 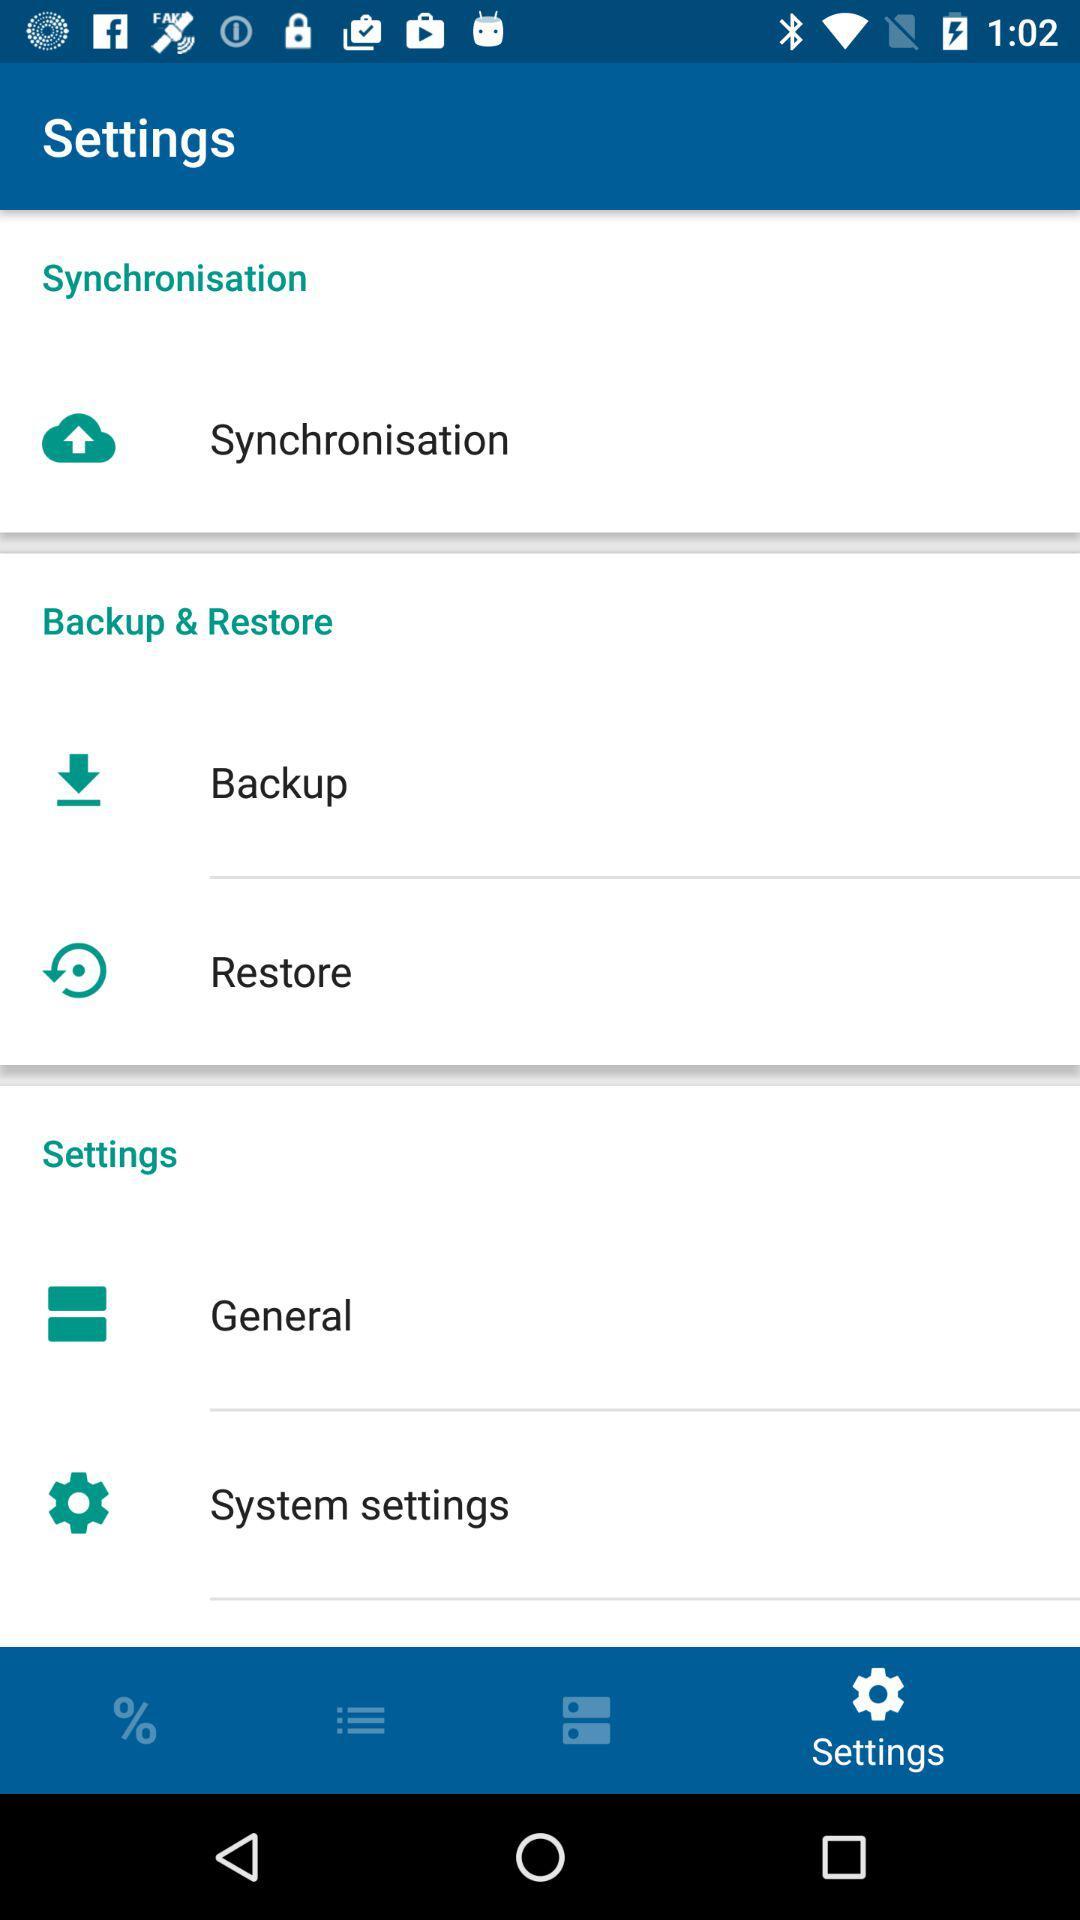 I want to click on general icon, so click(x=540, y=1314).